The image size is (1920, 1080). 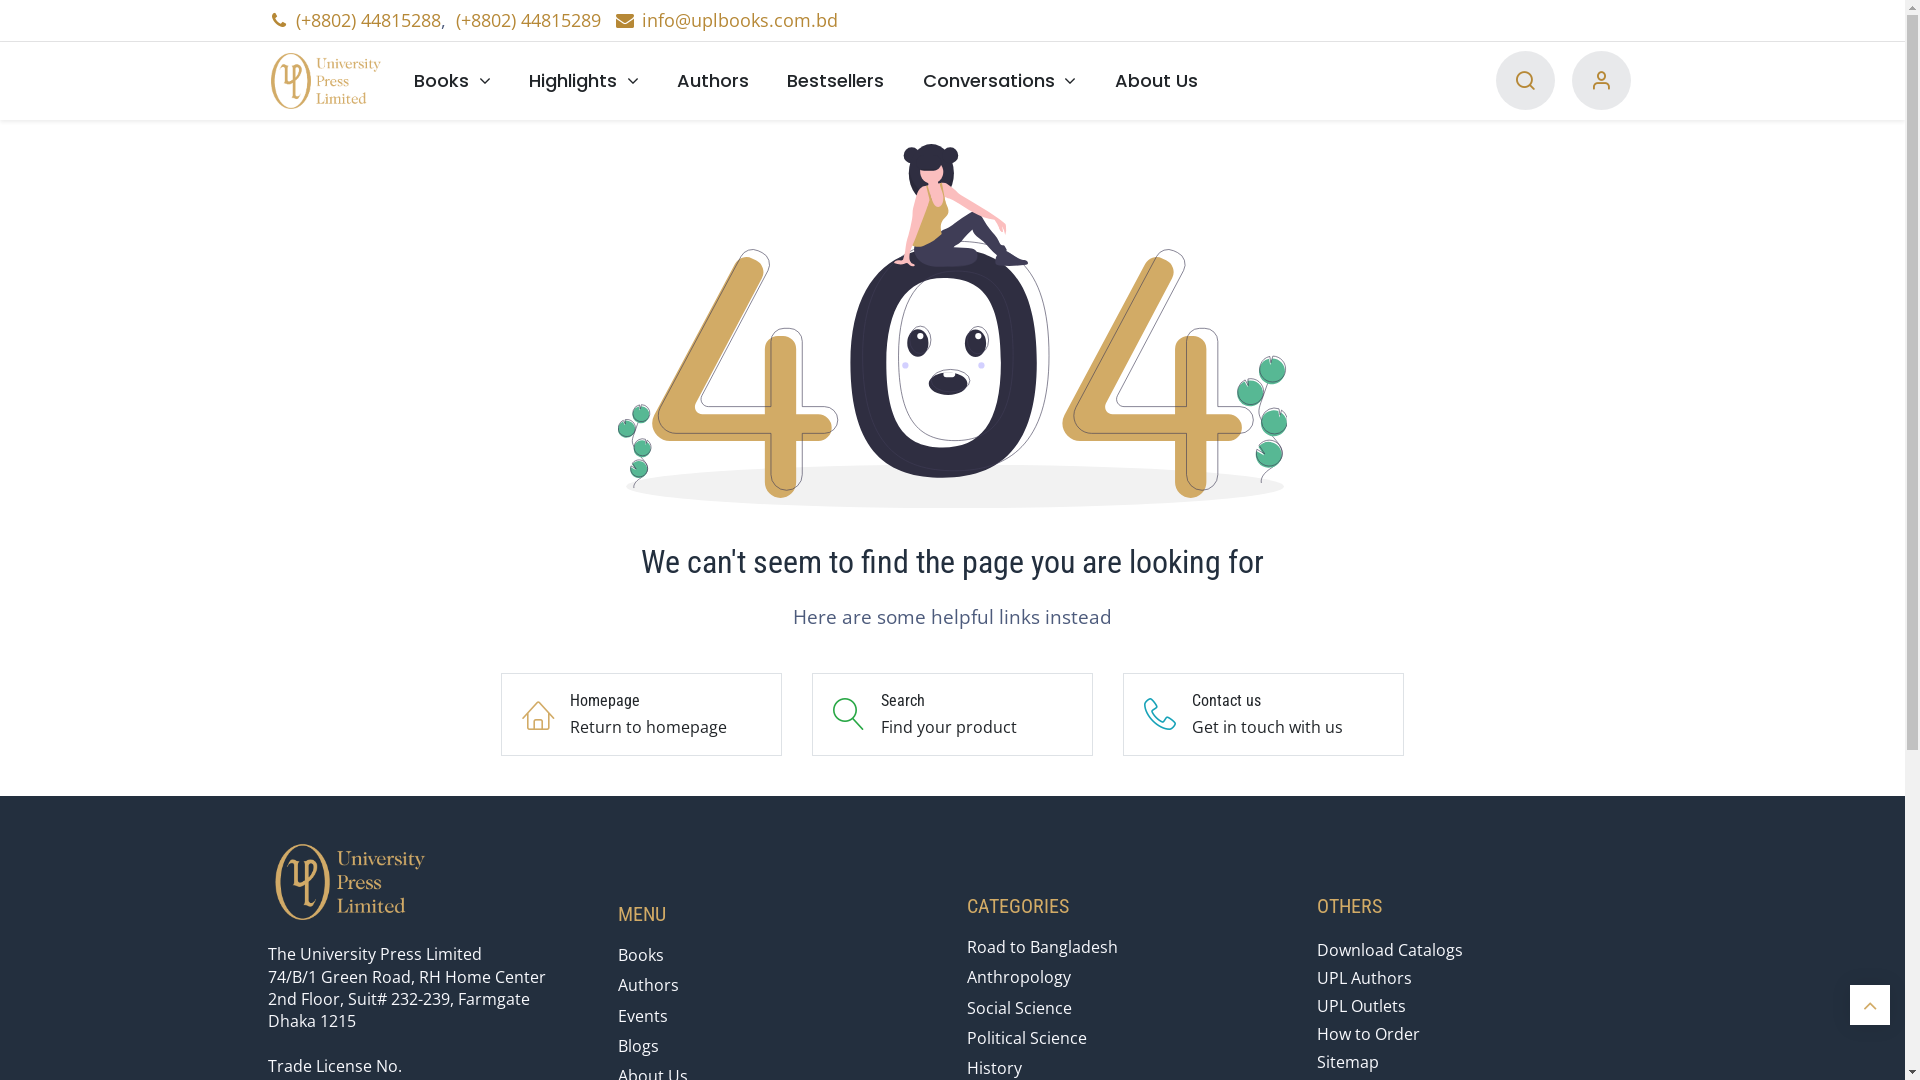 What do you see at coordinates (1348, 1060) in the screenshot?
I see `'Sitemap'` at bounding box center [1348, 1060].